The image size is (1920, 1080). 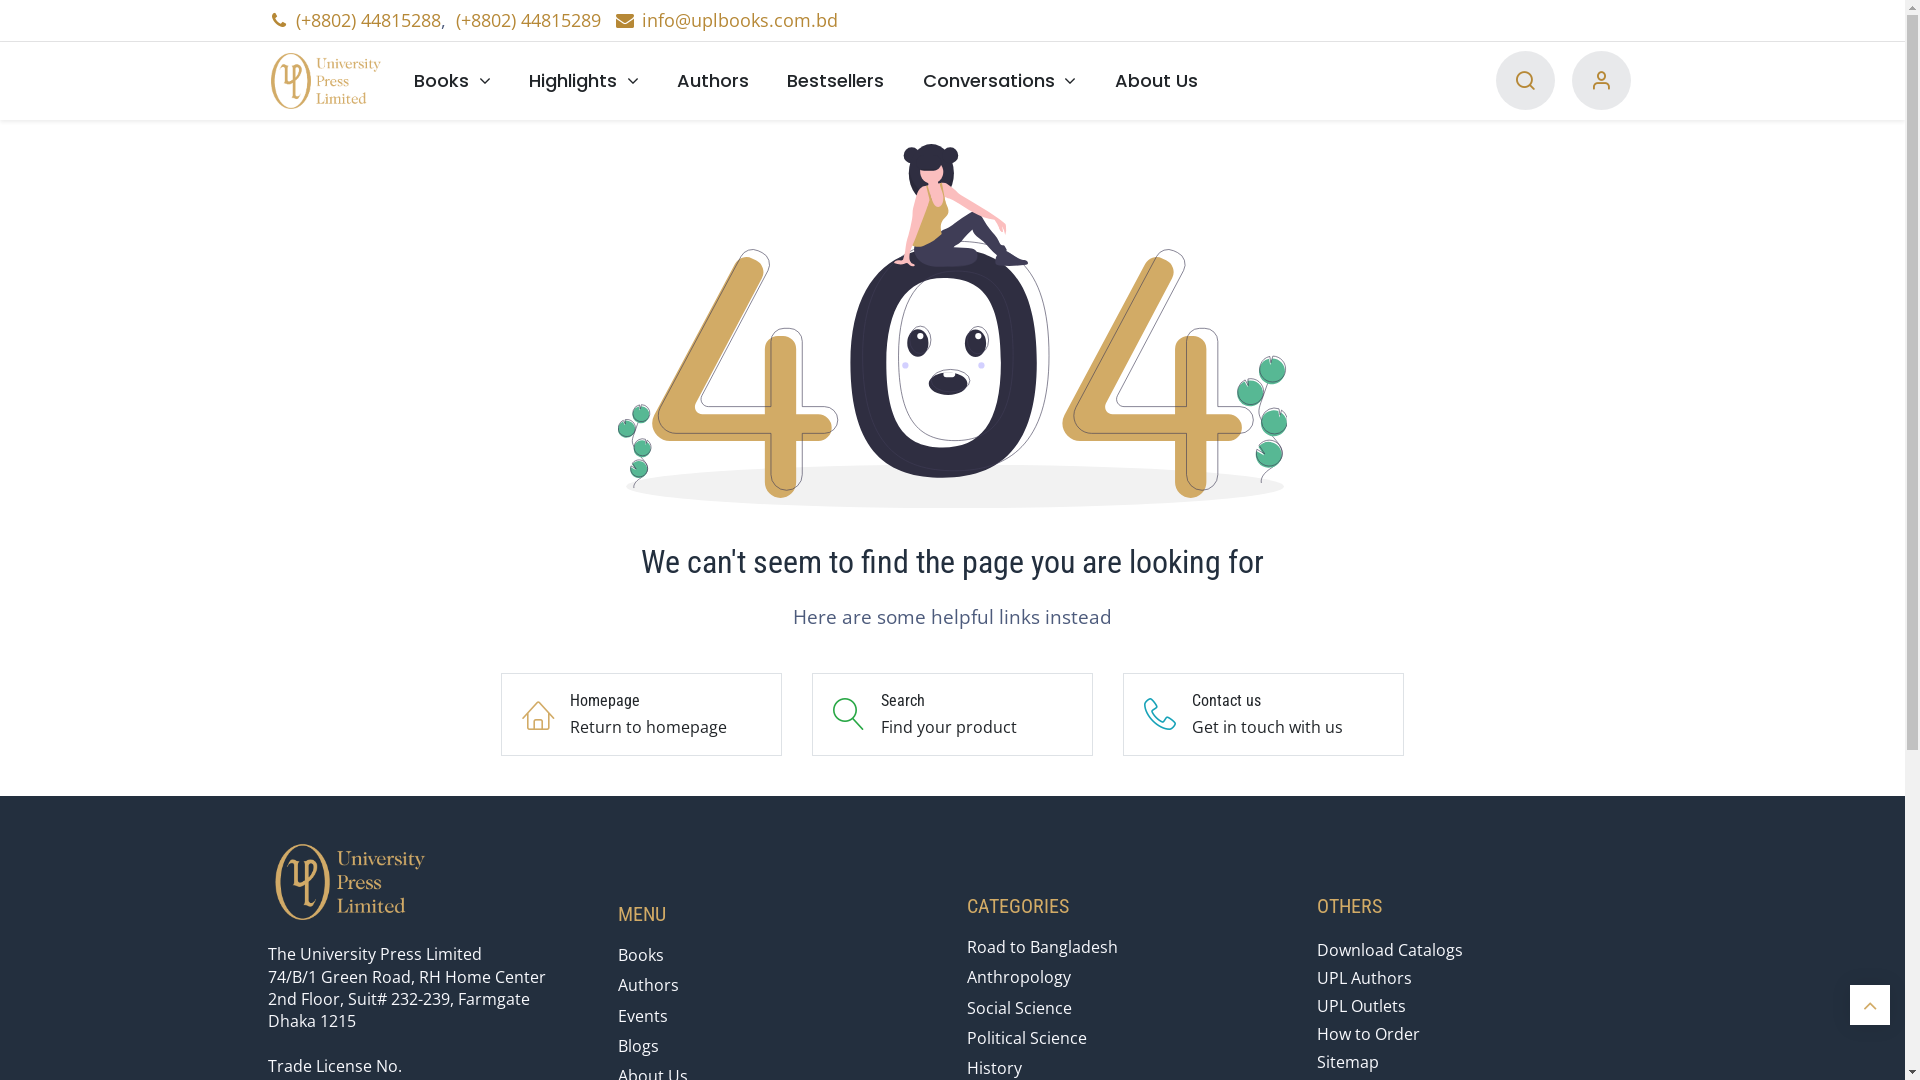 What do you see at coordinates (1348, 1060) in the screenshot?
I see `'Sitemap'` at bounding box center [1348, 1060].